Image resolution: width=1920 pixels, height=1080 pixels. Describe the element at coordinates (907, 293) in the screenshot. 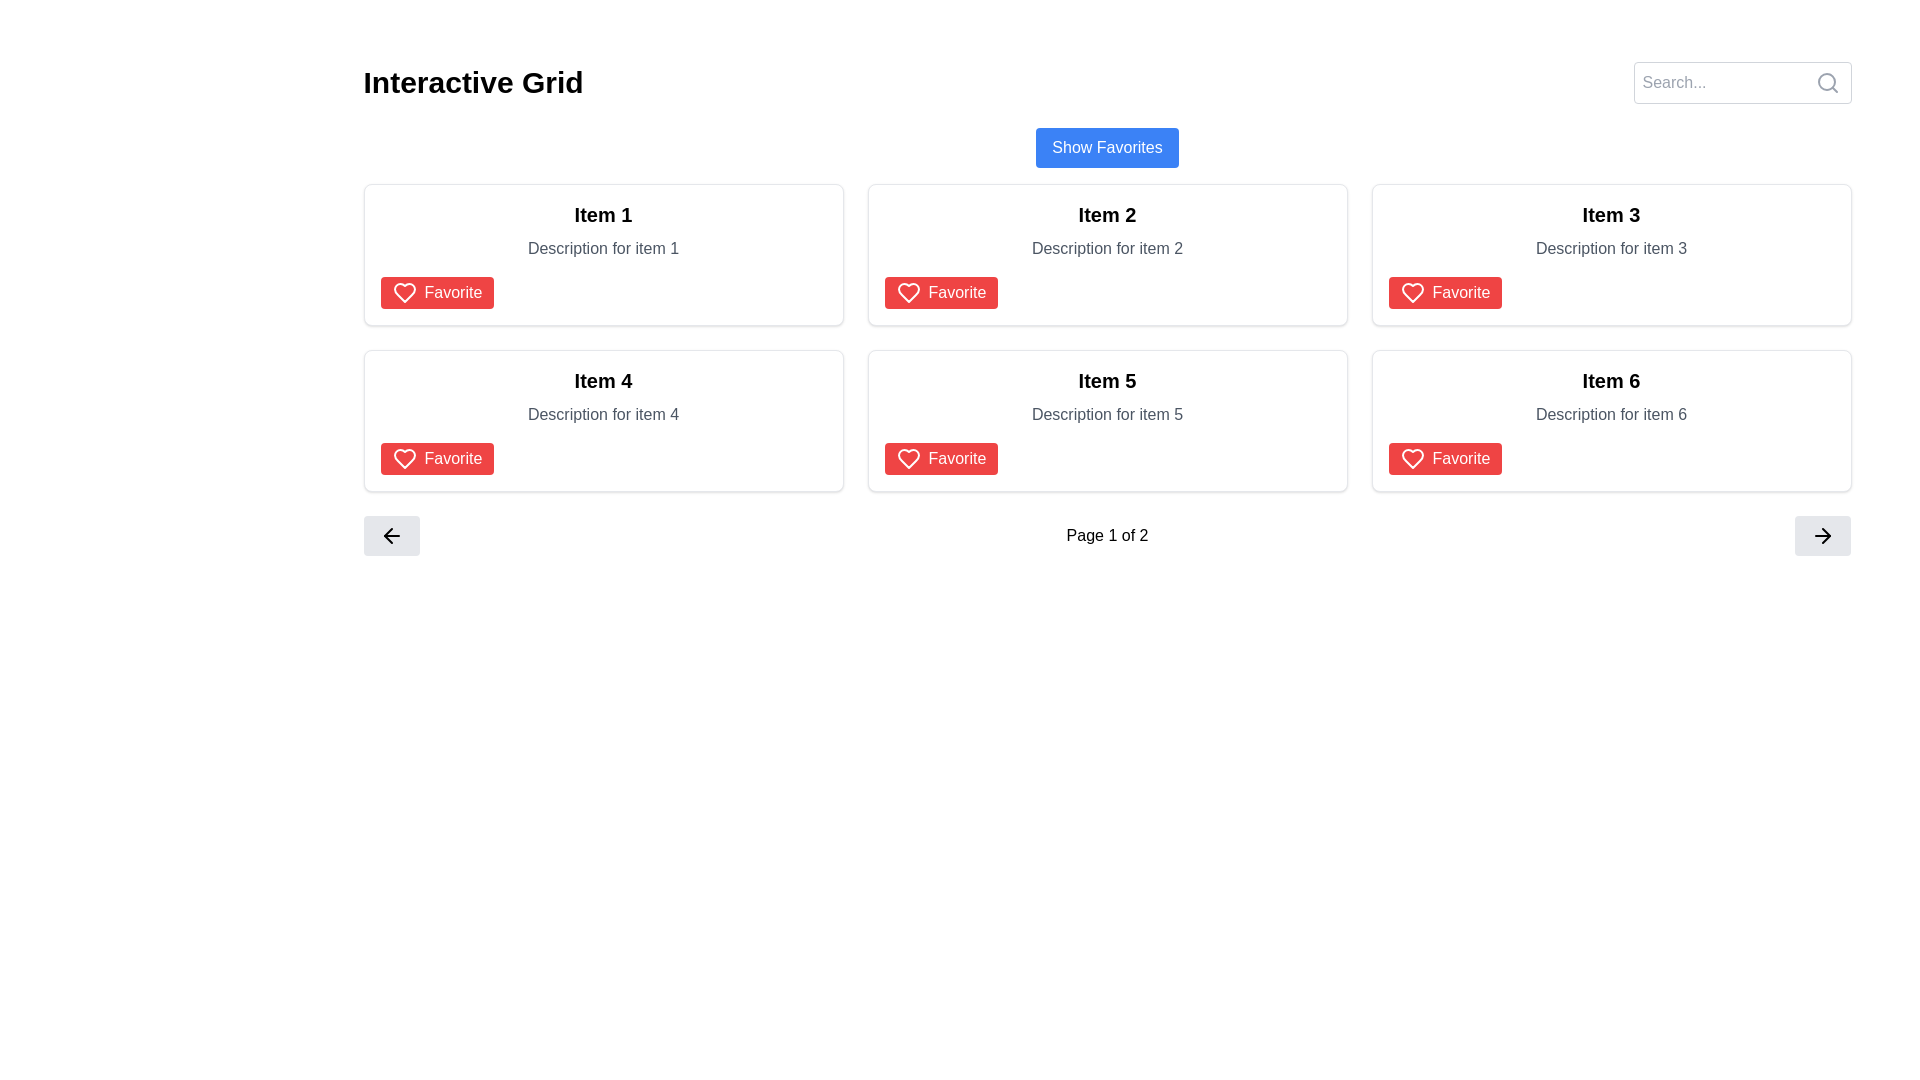

I see `the red heart icon used for marking favorites or likes, located within the 'Item 2' card, to the left of the 'Favorite' button` at that location.